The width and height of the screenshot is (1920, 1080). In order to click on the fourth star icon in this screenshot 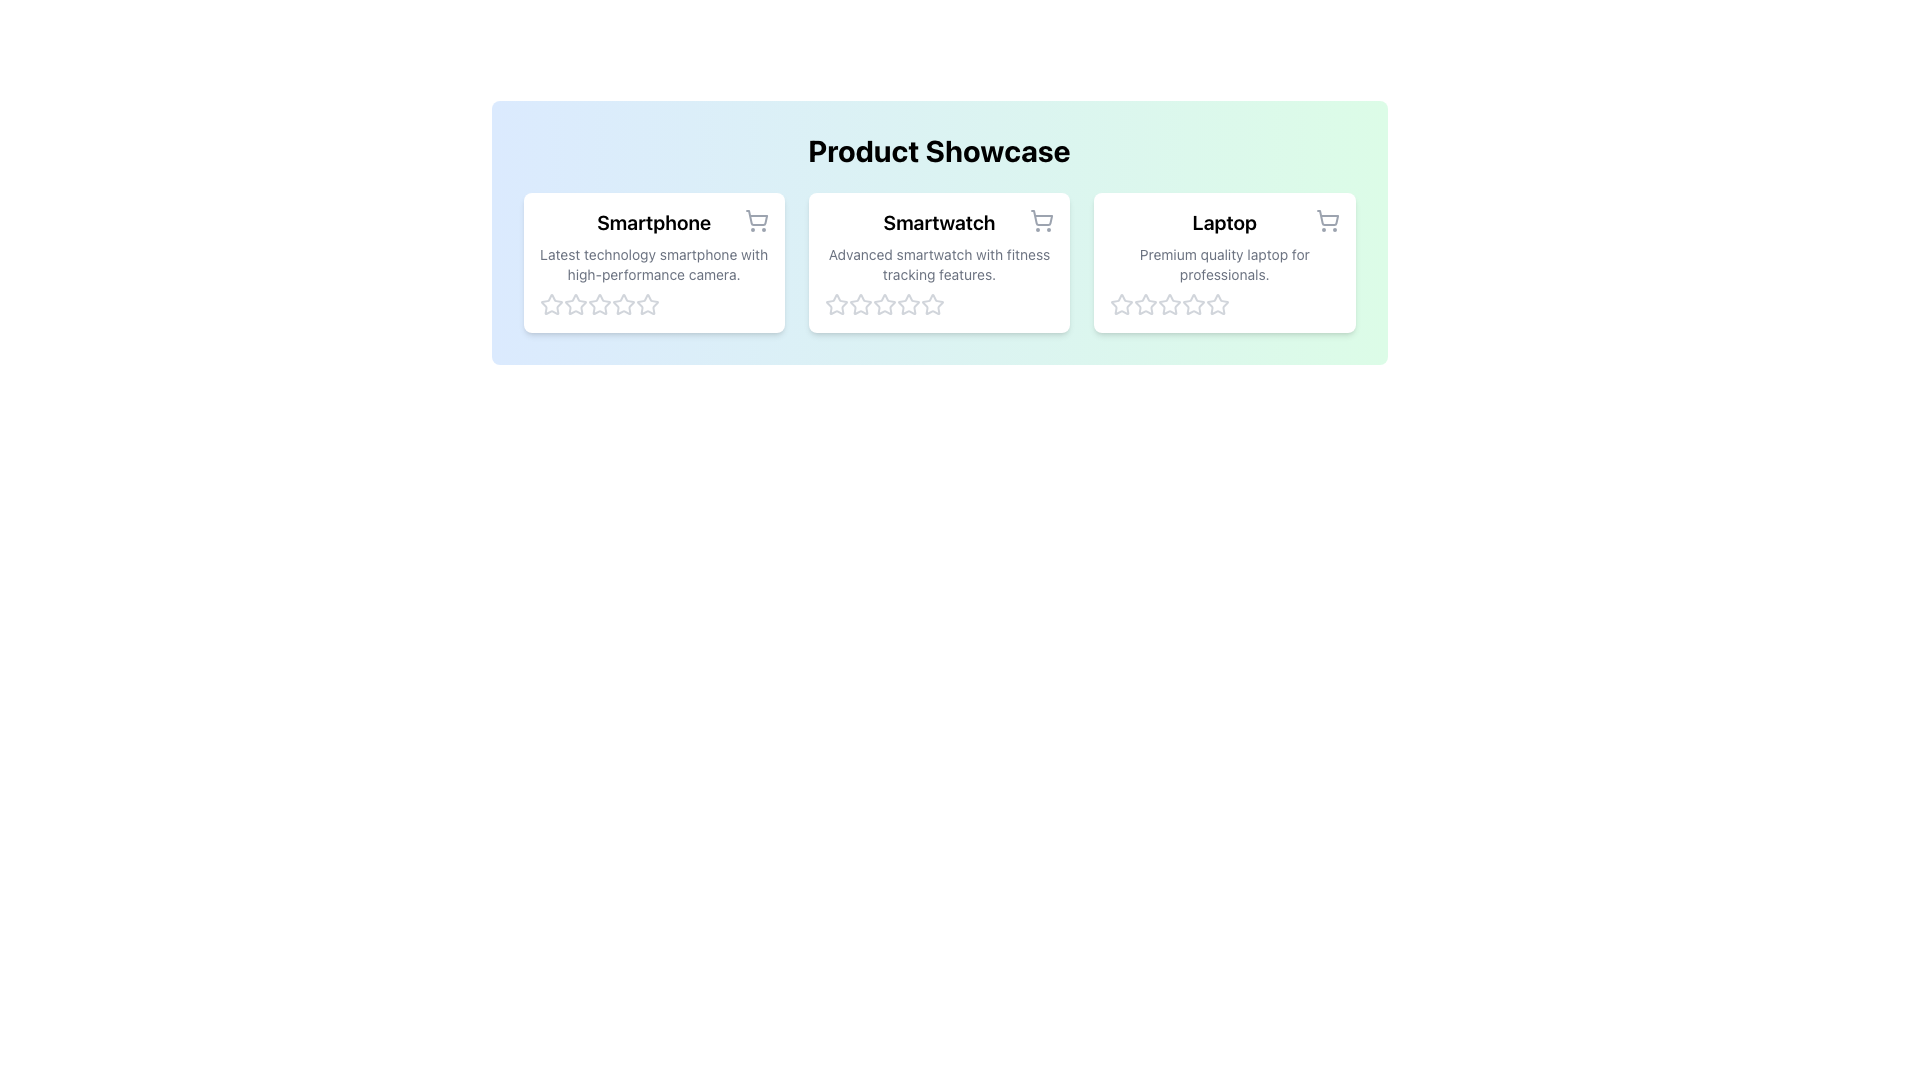, I will do `click(622, 304)`.